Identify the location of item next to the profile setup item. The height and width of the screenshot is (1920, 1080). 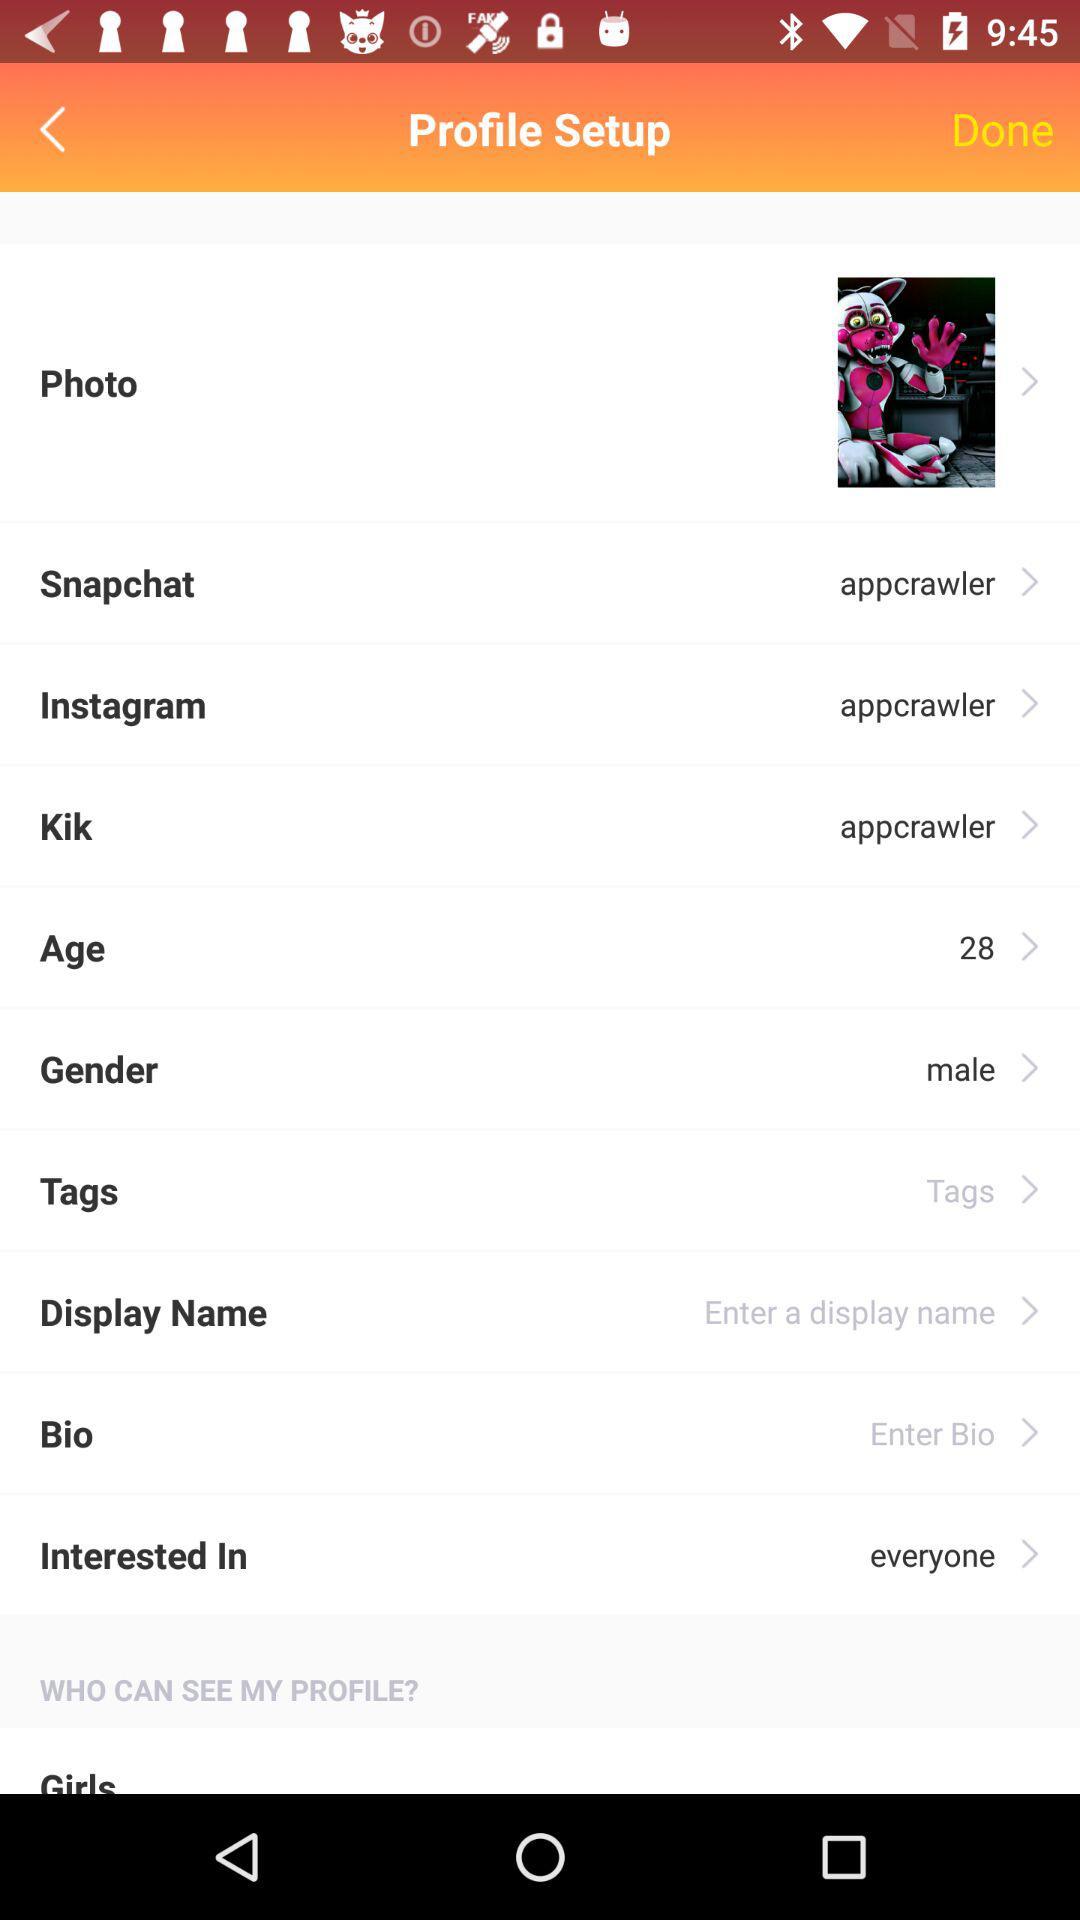
(56, 128).